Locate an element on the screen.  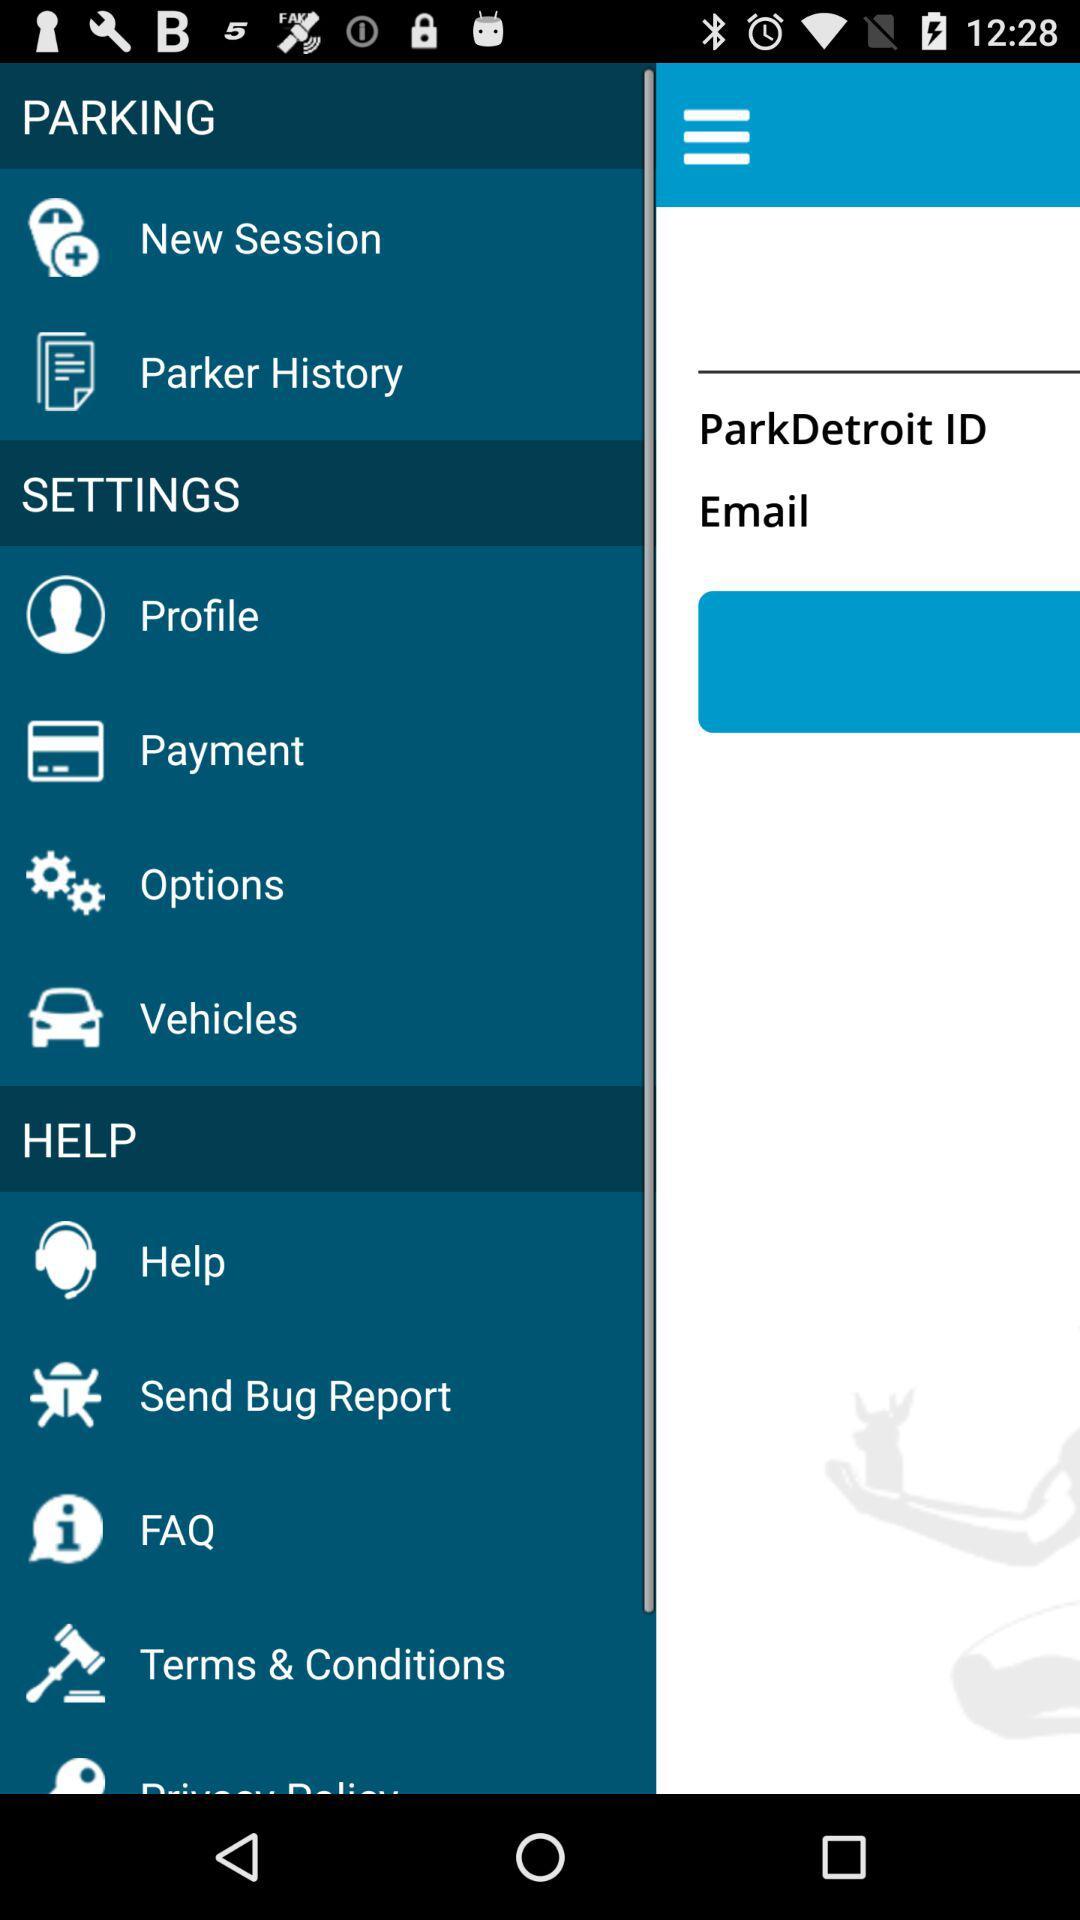
the parker history icon is located at coordinates (271, 371).